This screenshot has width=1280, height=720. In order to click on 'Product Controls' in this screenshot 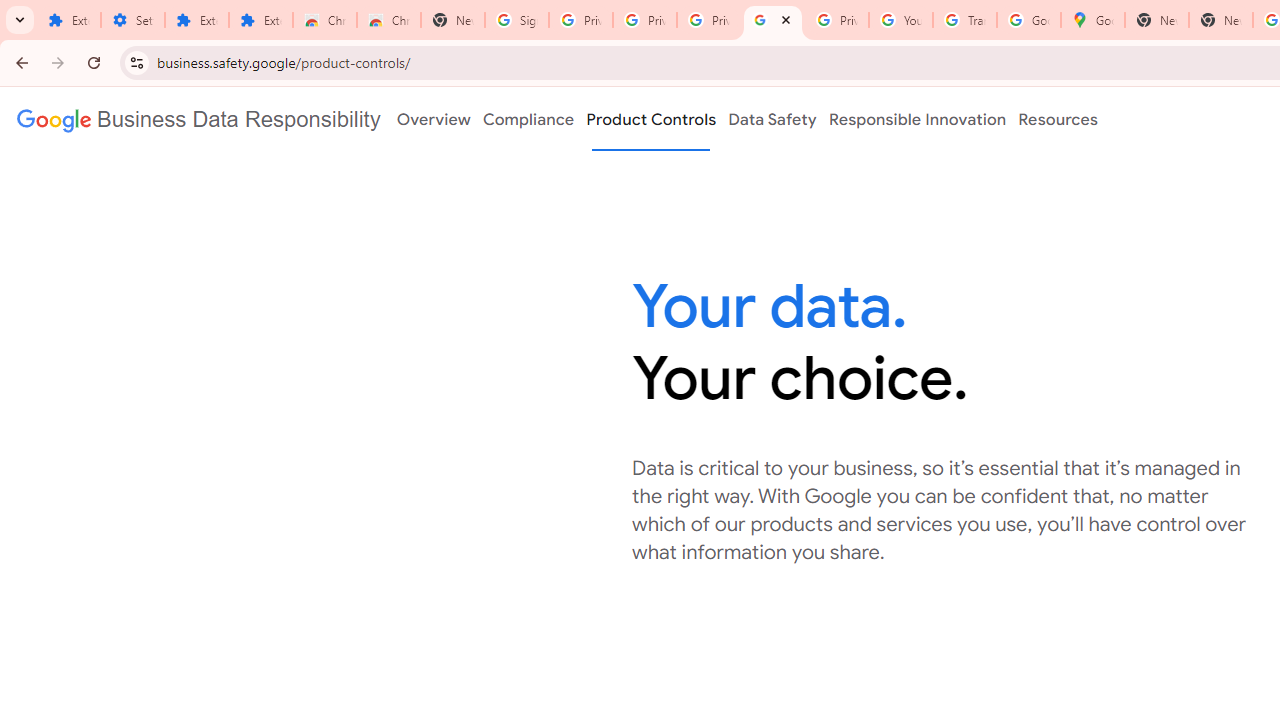, I will do `click(651, 119)`.